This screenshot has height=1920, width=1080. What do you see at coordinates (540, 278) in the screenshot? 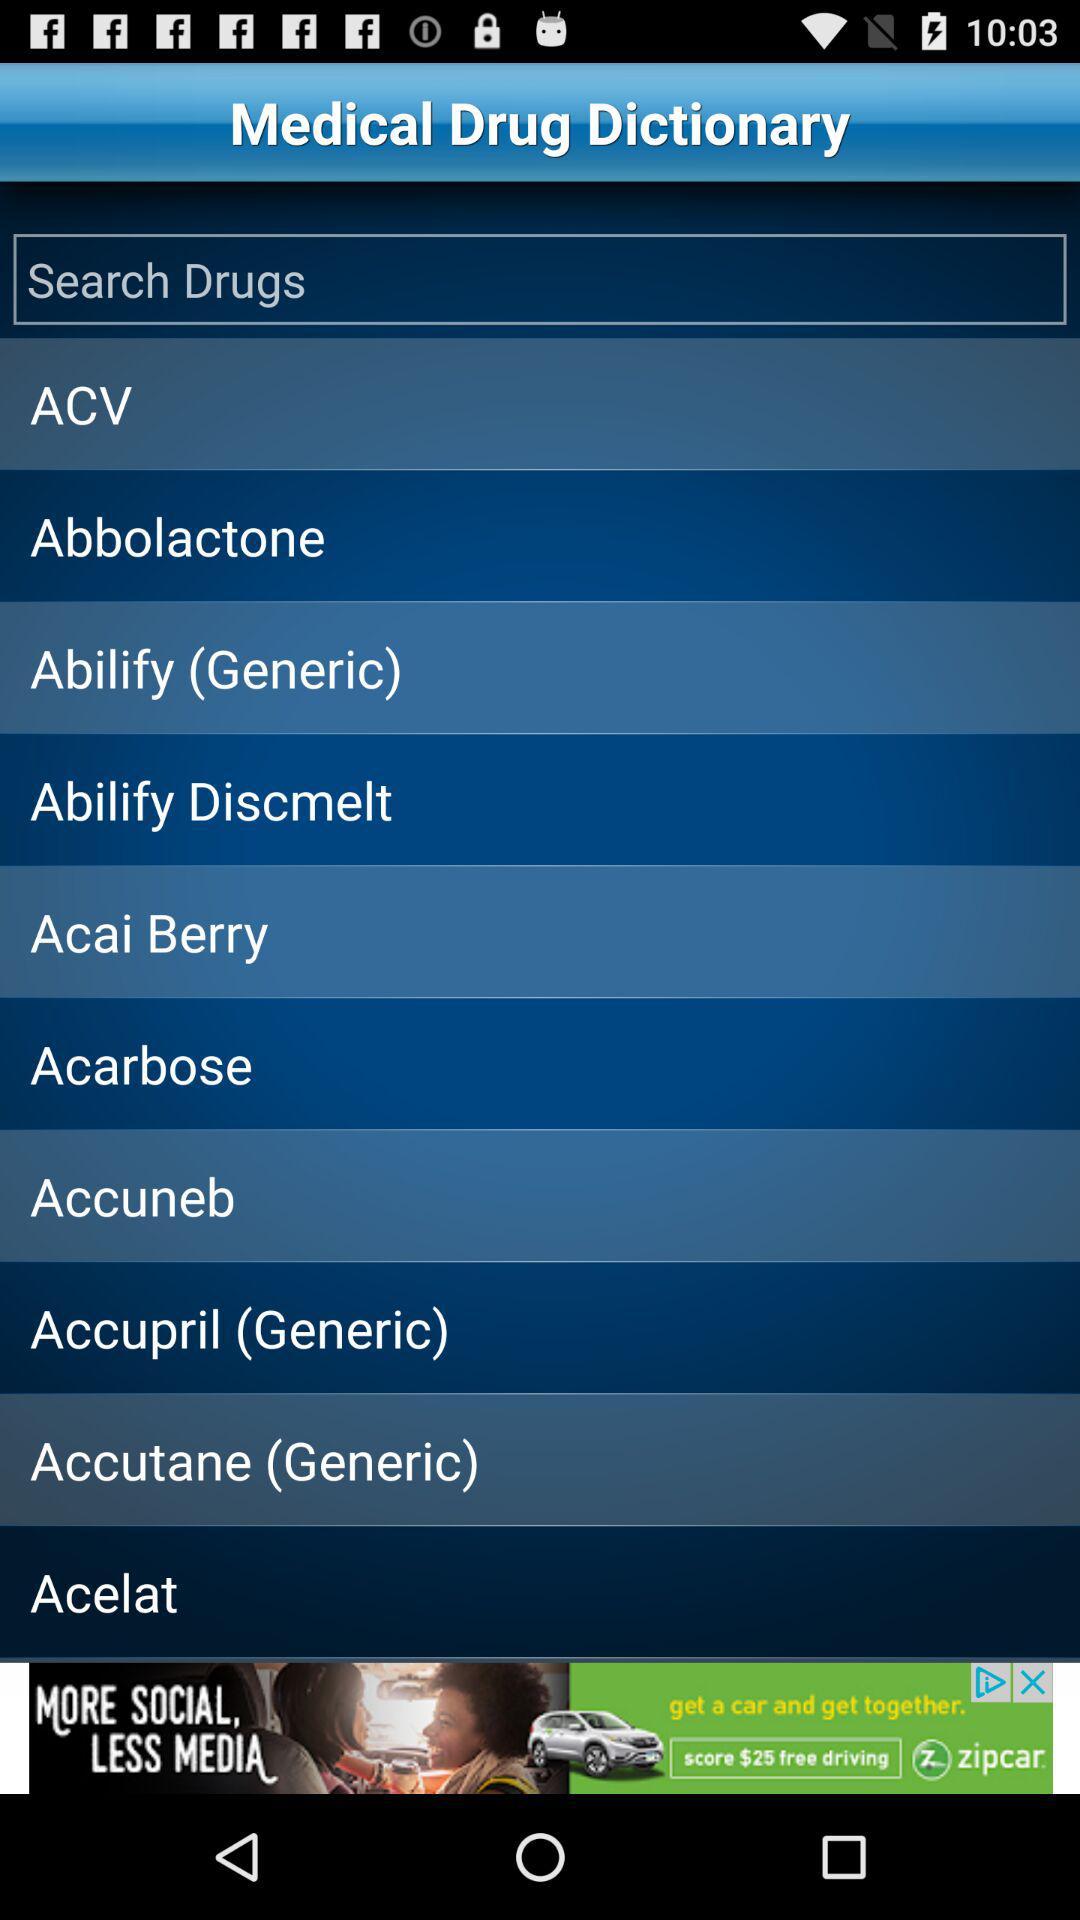
I see `open the search field` at bounding box center [540, 278].